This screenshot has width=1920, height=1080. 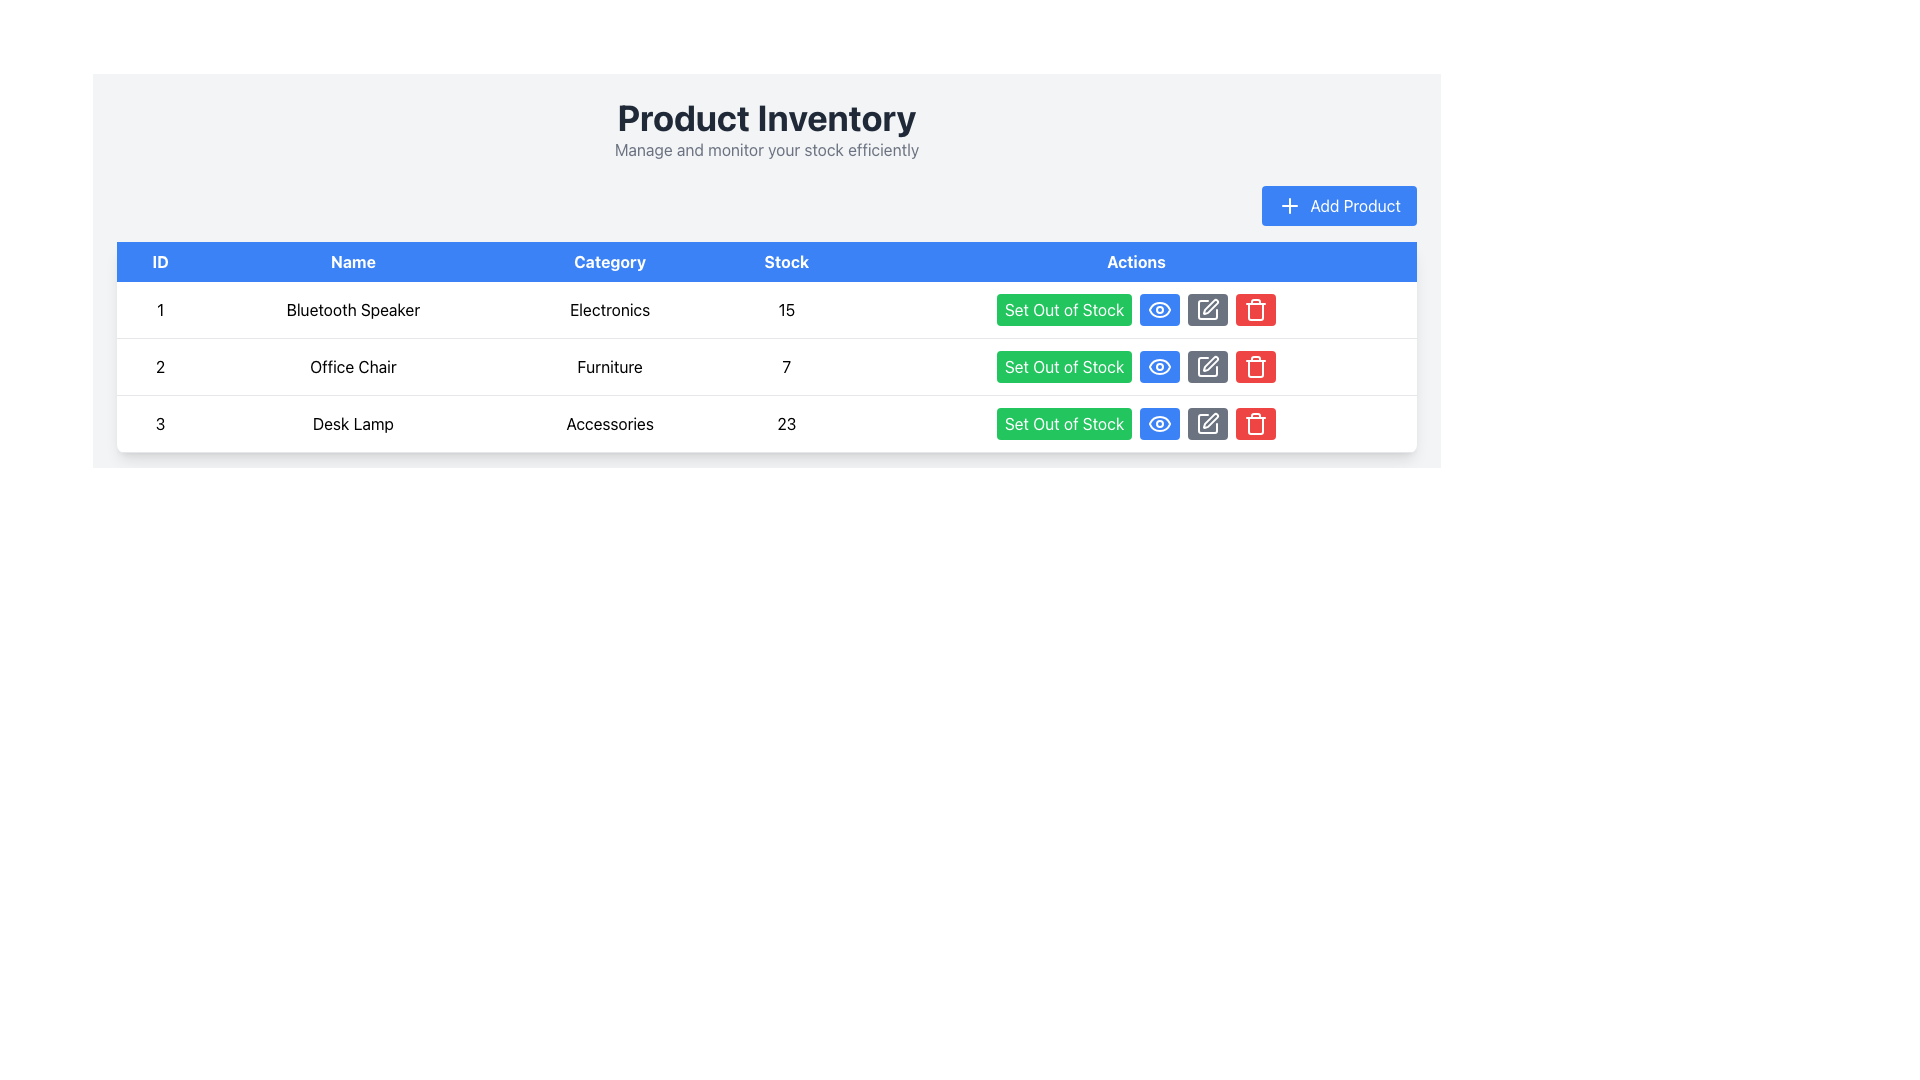 I want to click on the text component displaying '15' under the 'Stock' column of the table, which aligns with the 'Bluetooth Speaker' in the 'Name' column, so click(x=785, y=310).